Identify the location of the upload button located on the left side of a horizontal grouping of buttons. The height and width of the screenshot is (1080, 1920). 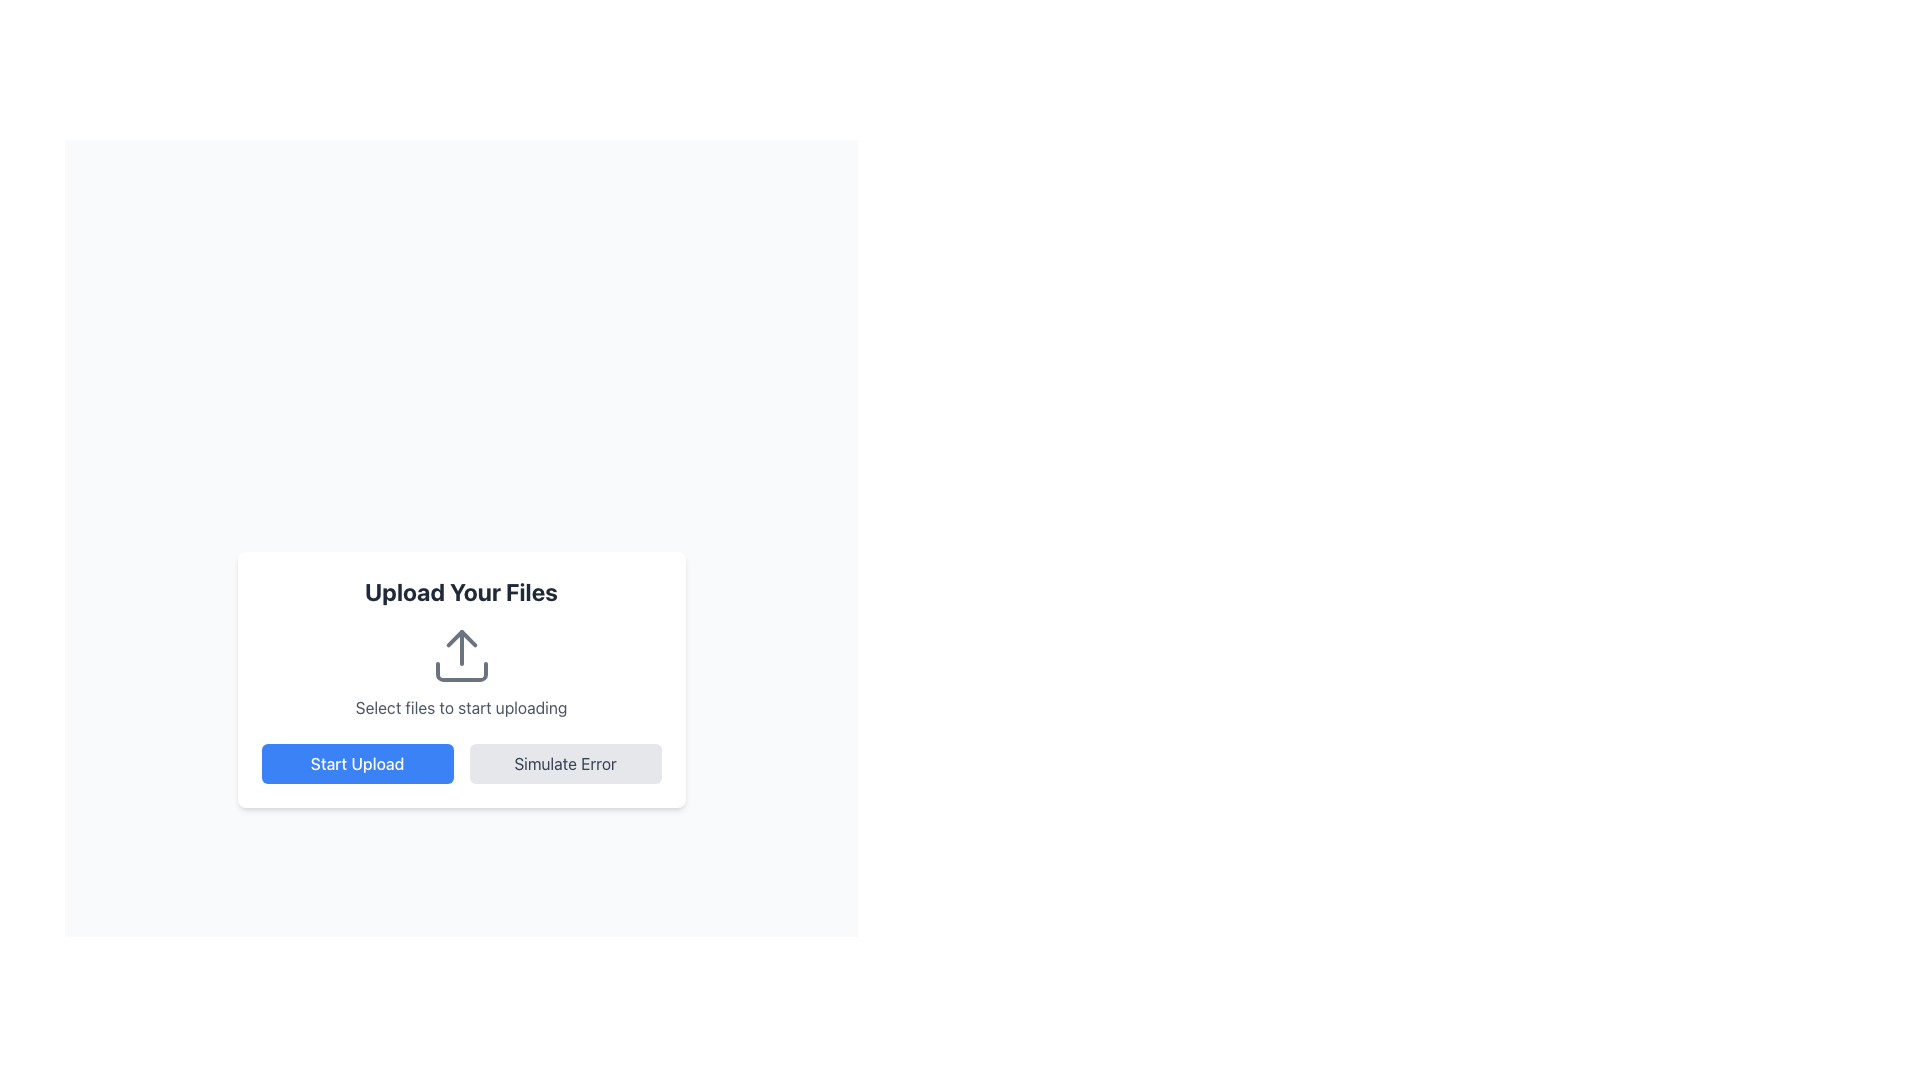
(357, 763).